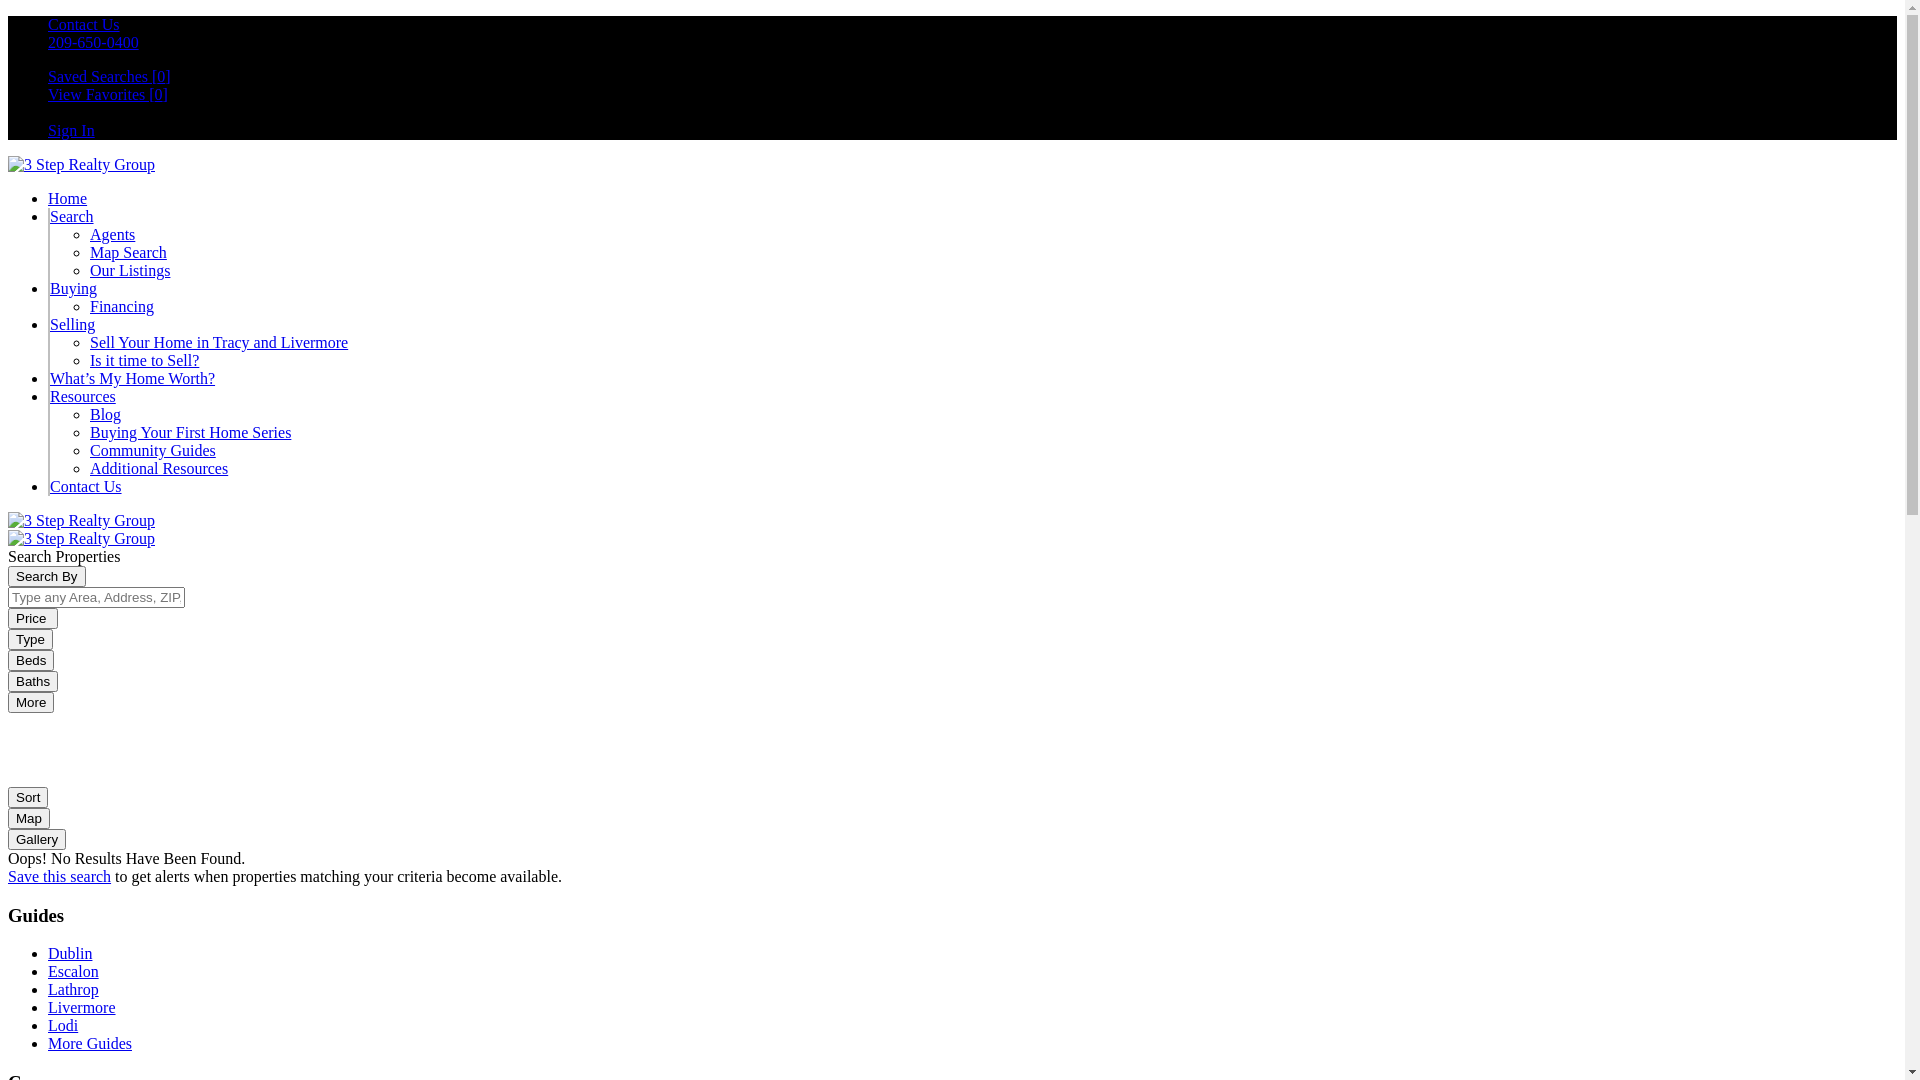  Describe the element at coordinates (48, 1042) in the screenshot. I see `'More Guides'` at that location.